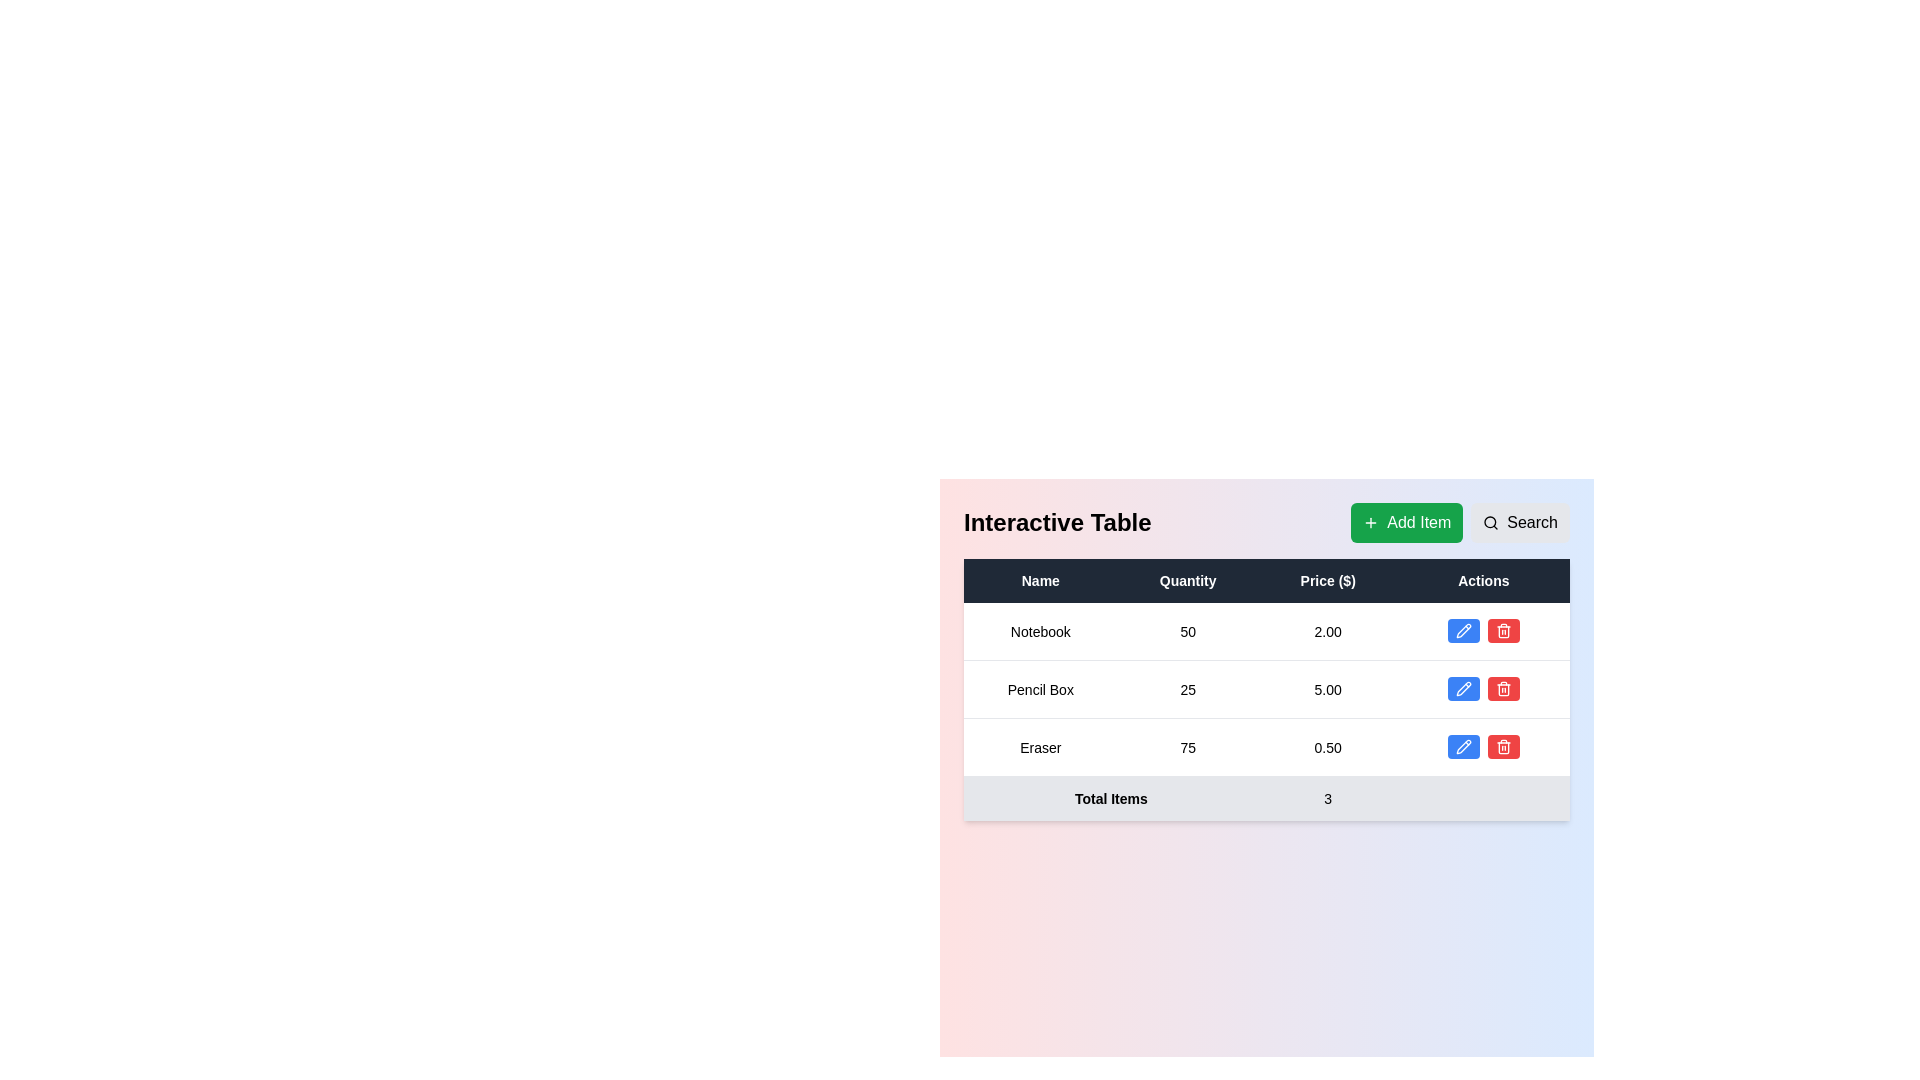  What do you see at coordinates (1188, 688) in the screenshot?
I see `the static text displaying the numeric value '25' in the 'Quantity' column of the table, which is the second row corresponding to the 'Pencil Box' entry` at bounding box center [1188, 688].